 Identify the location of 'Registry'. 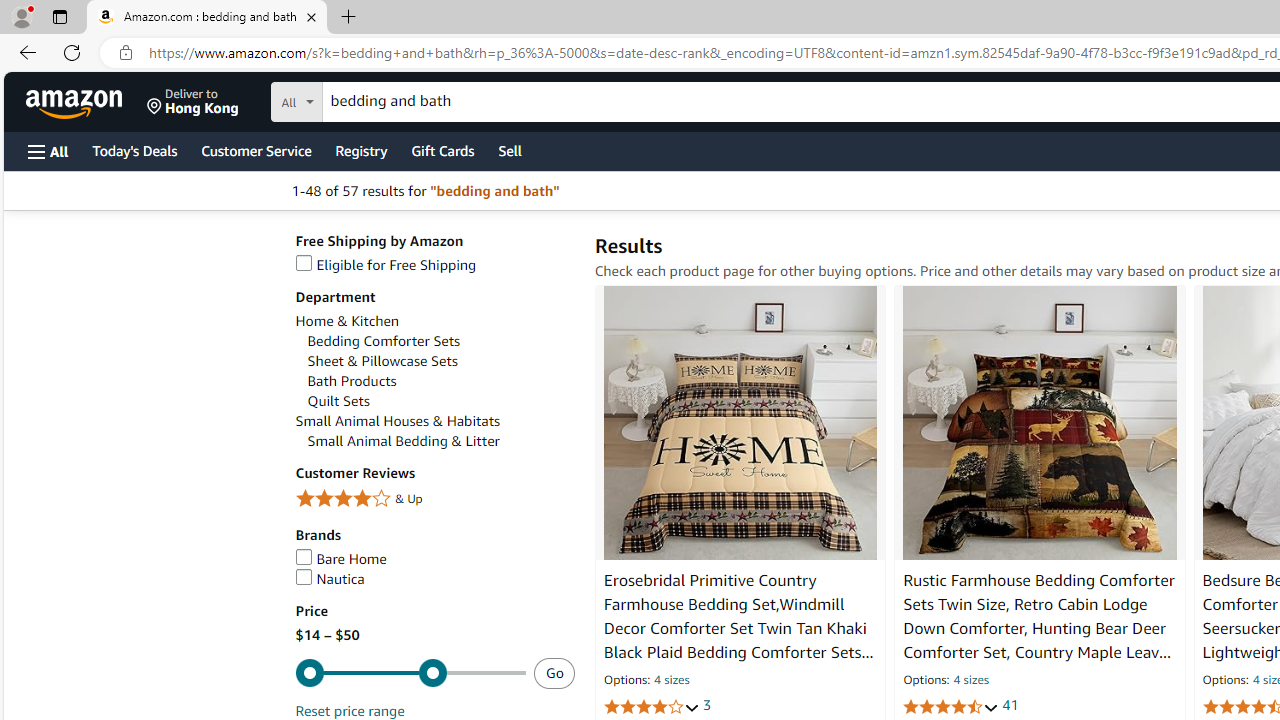
(360, 149).